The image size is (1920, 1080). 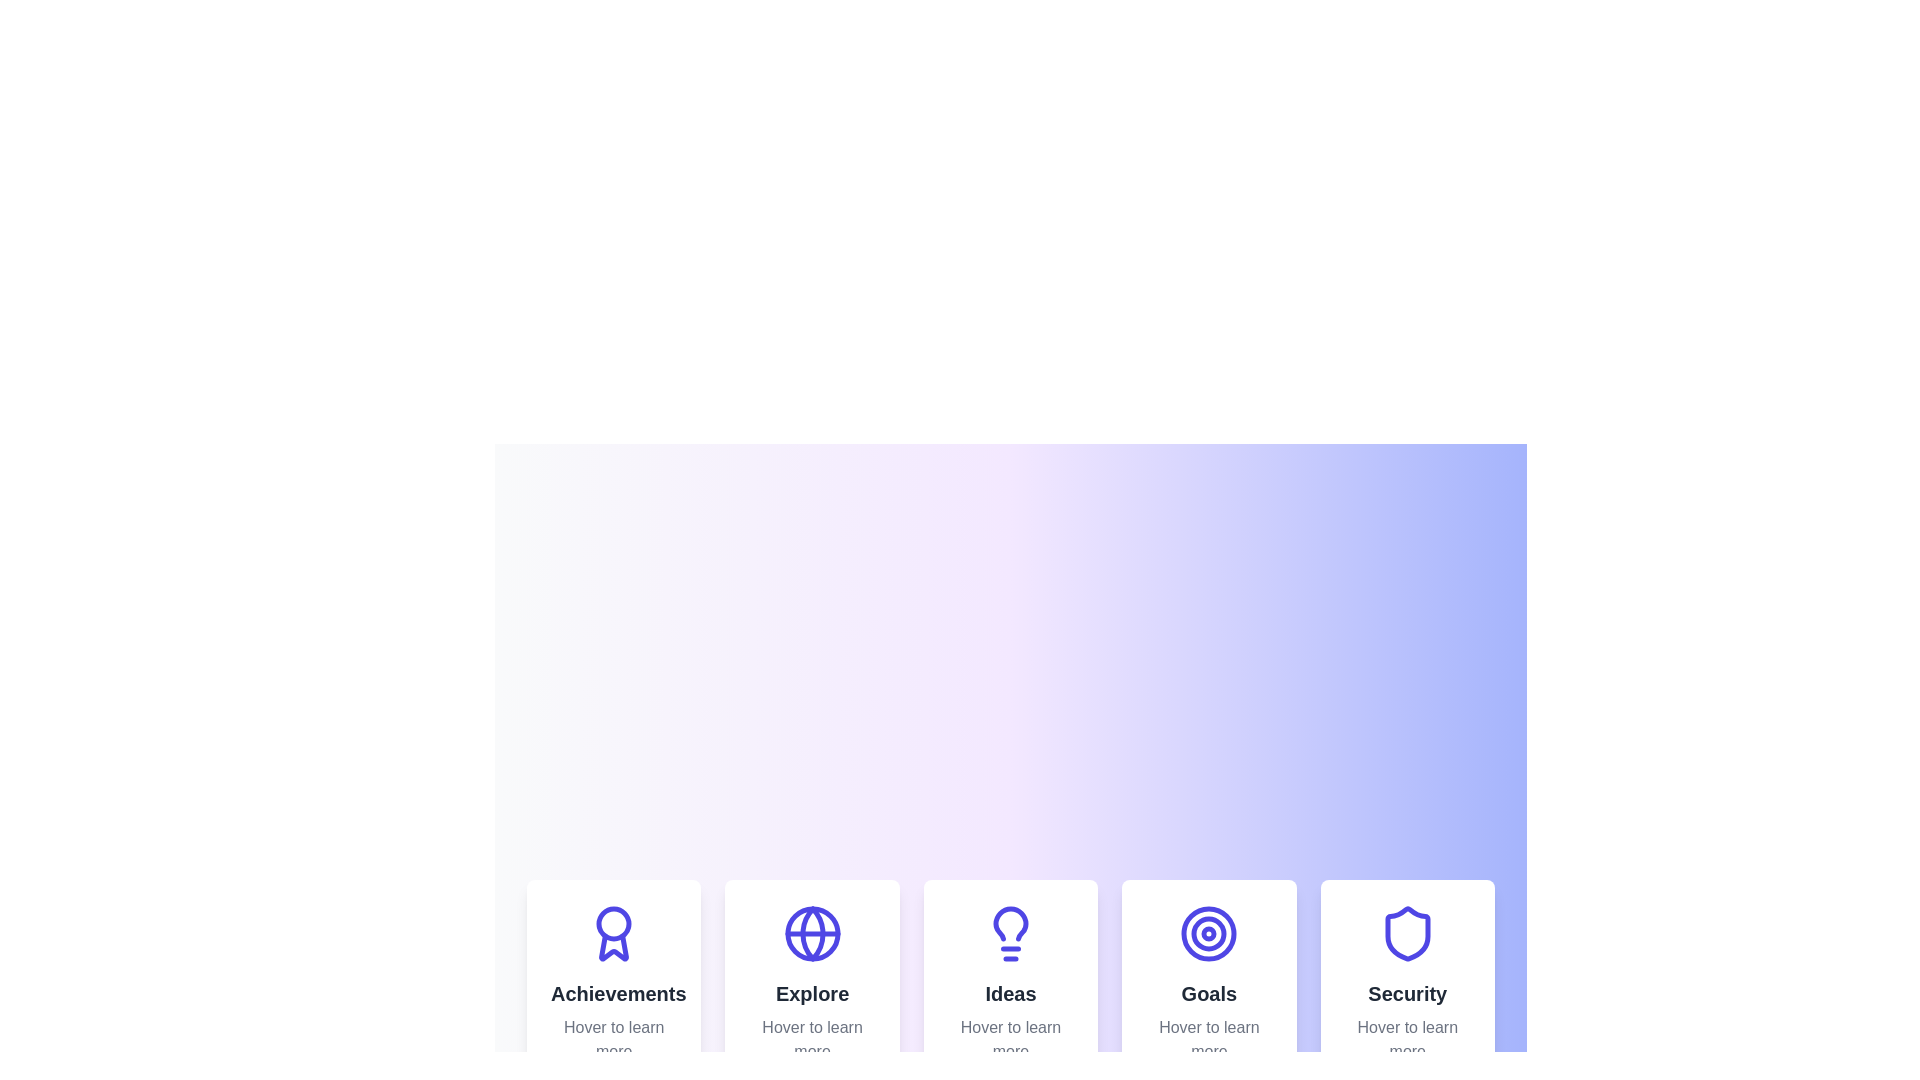 I want to click on the Icon that represents ideas or innovation, located in the card titled 'Ideas', positioned in the upper center of the card, so click(x=1011, y=933).